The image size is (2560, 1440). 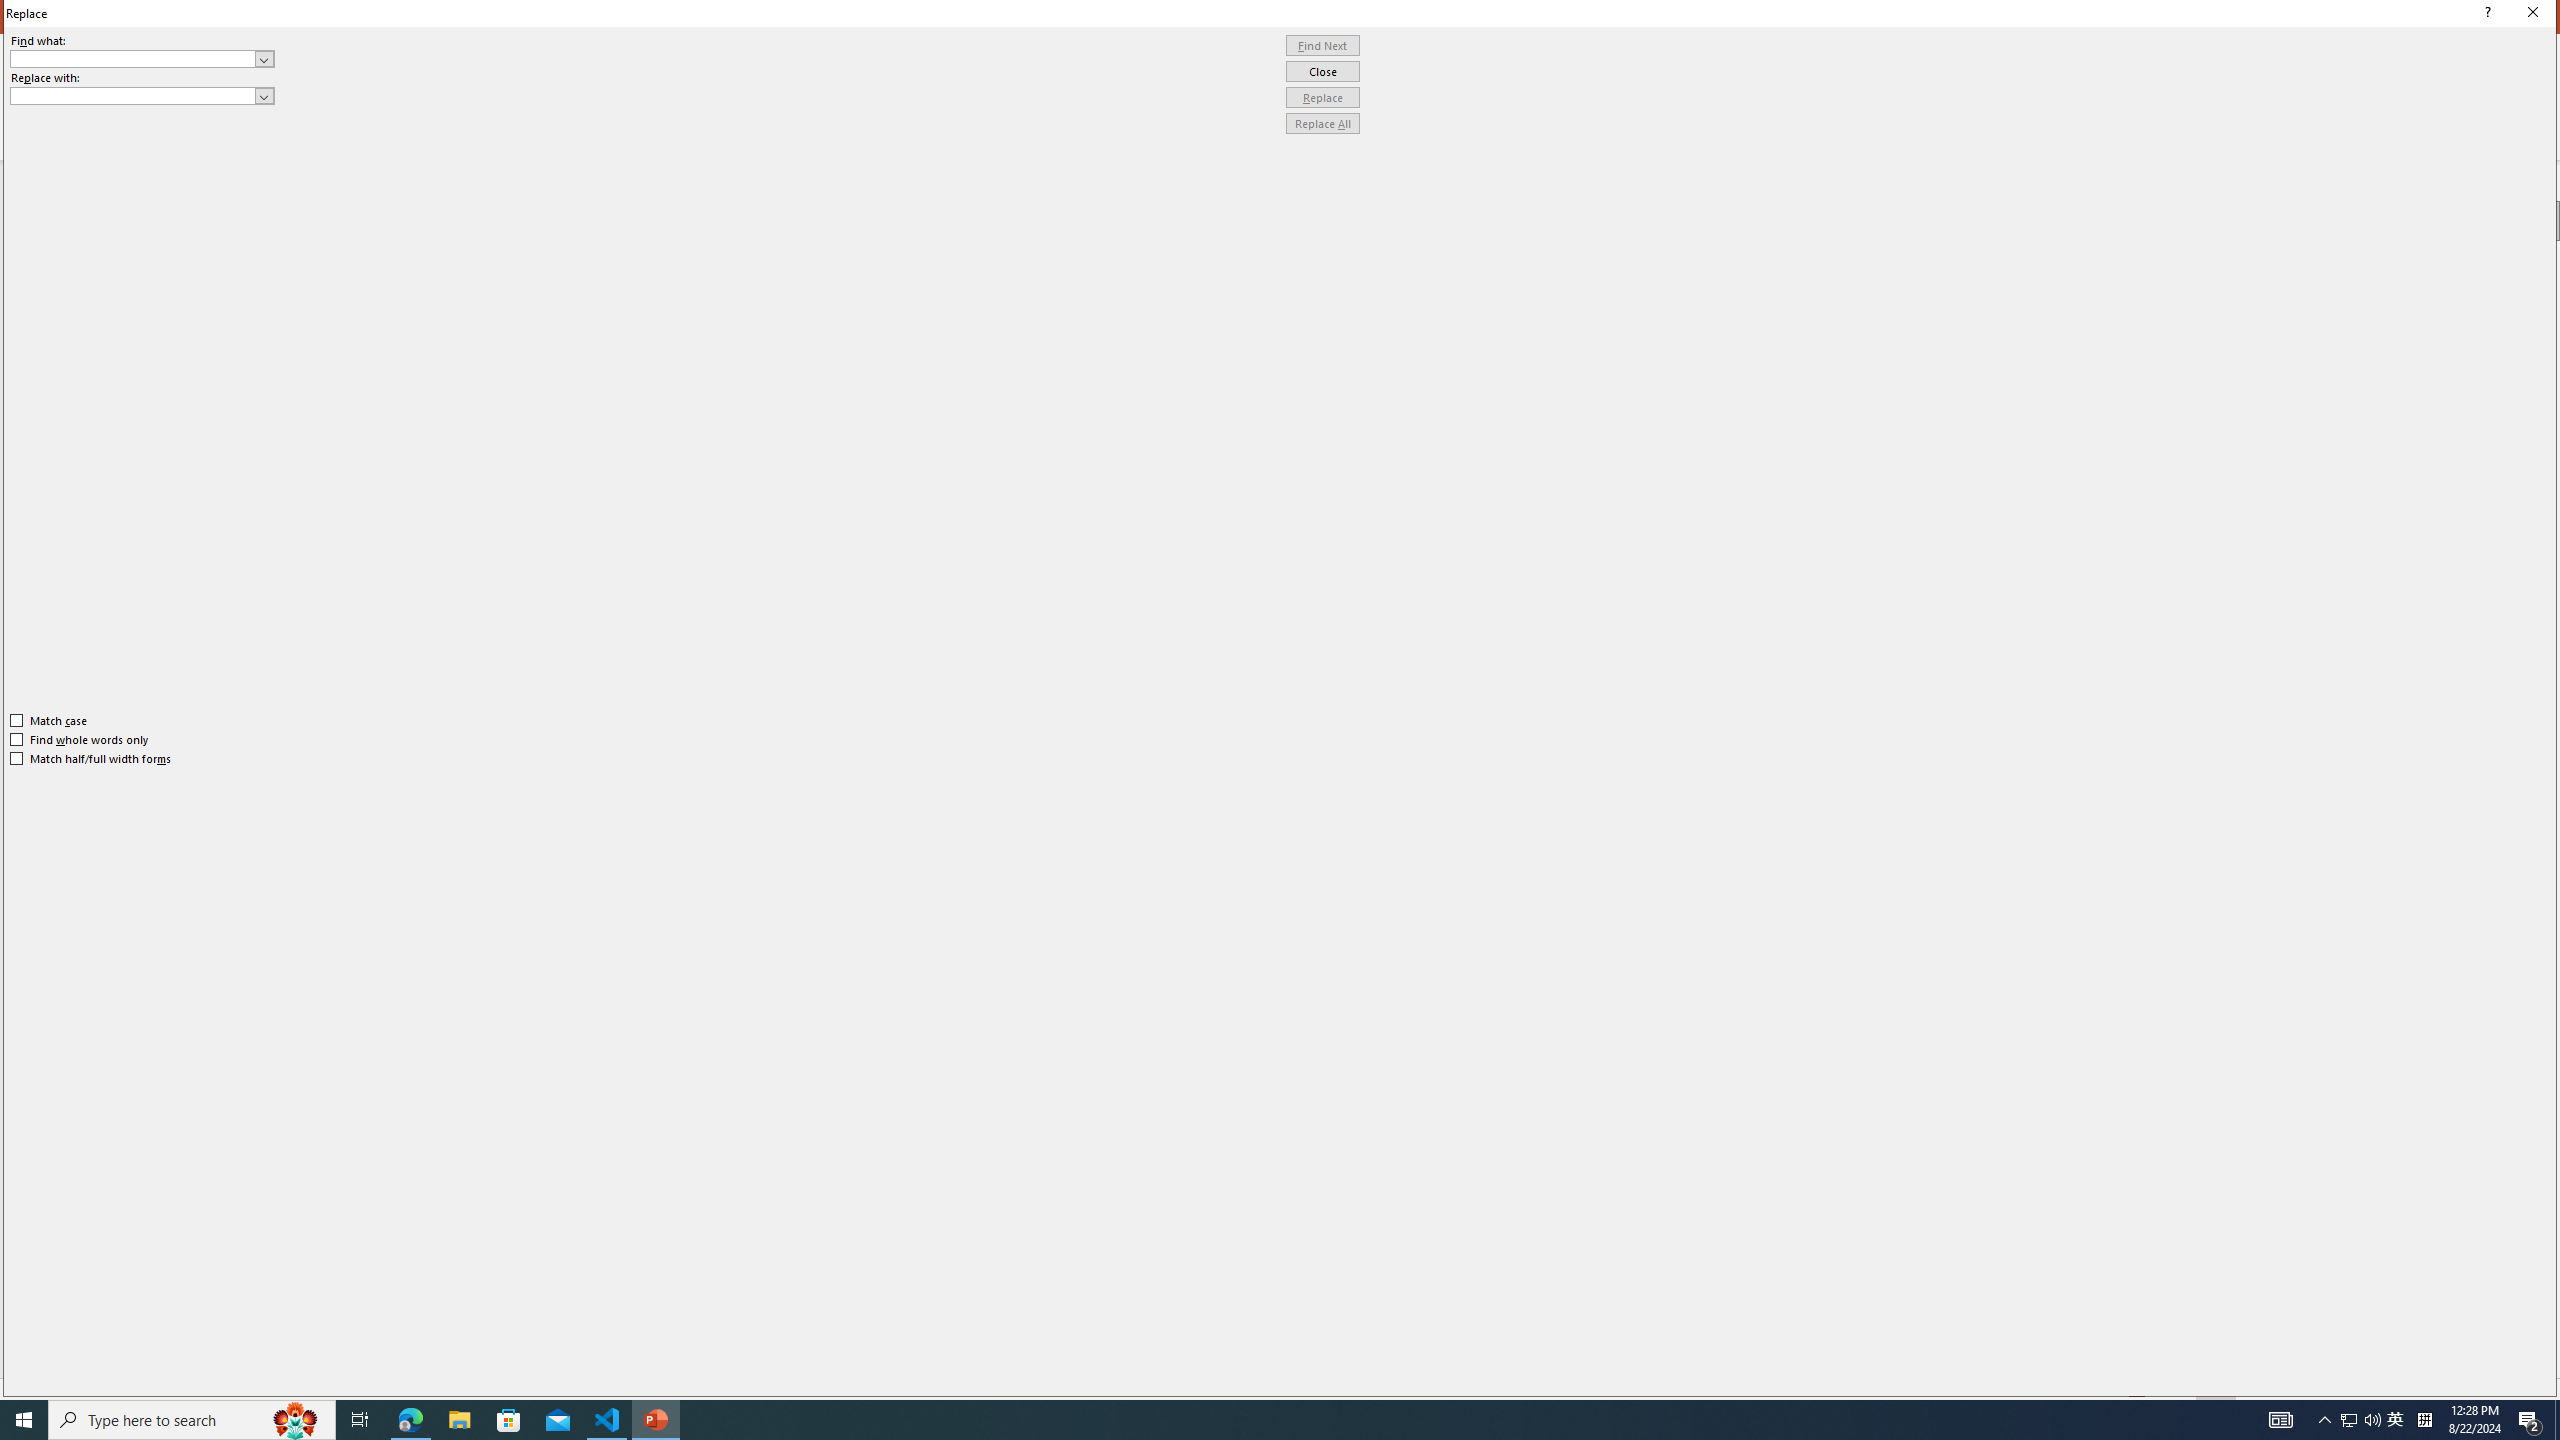 What do you see at coordinates (1322, 96) in the screenshot?
I see `'Replace'` at bounding box center [1322, 96].